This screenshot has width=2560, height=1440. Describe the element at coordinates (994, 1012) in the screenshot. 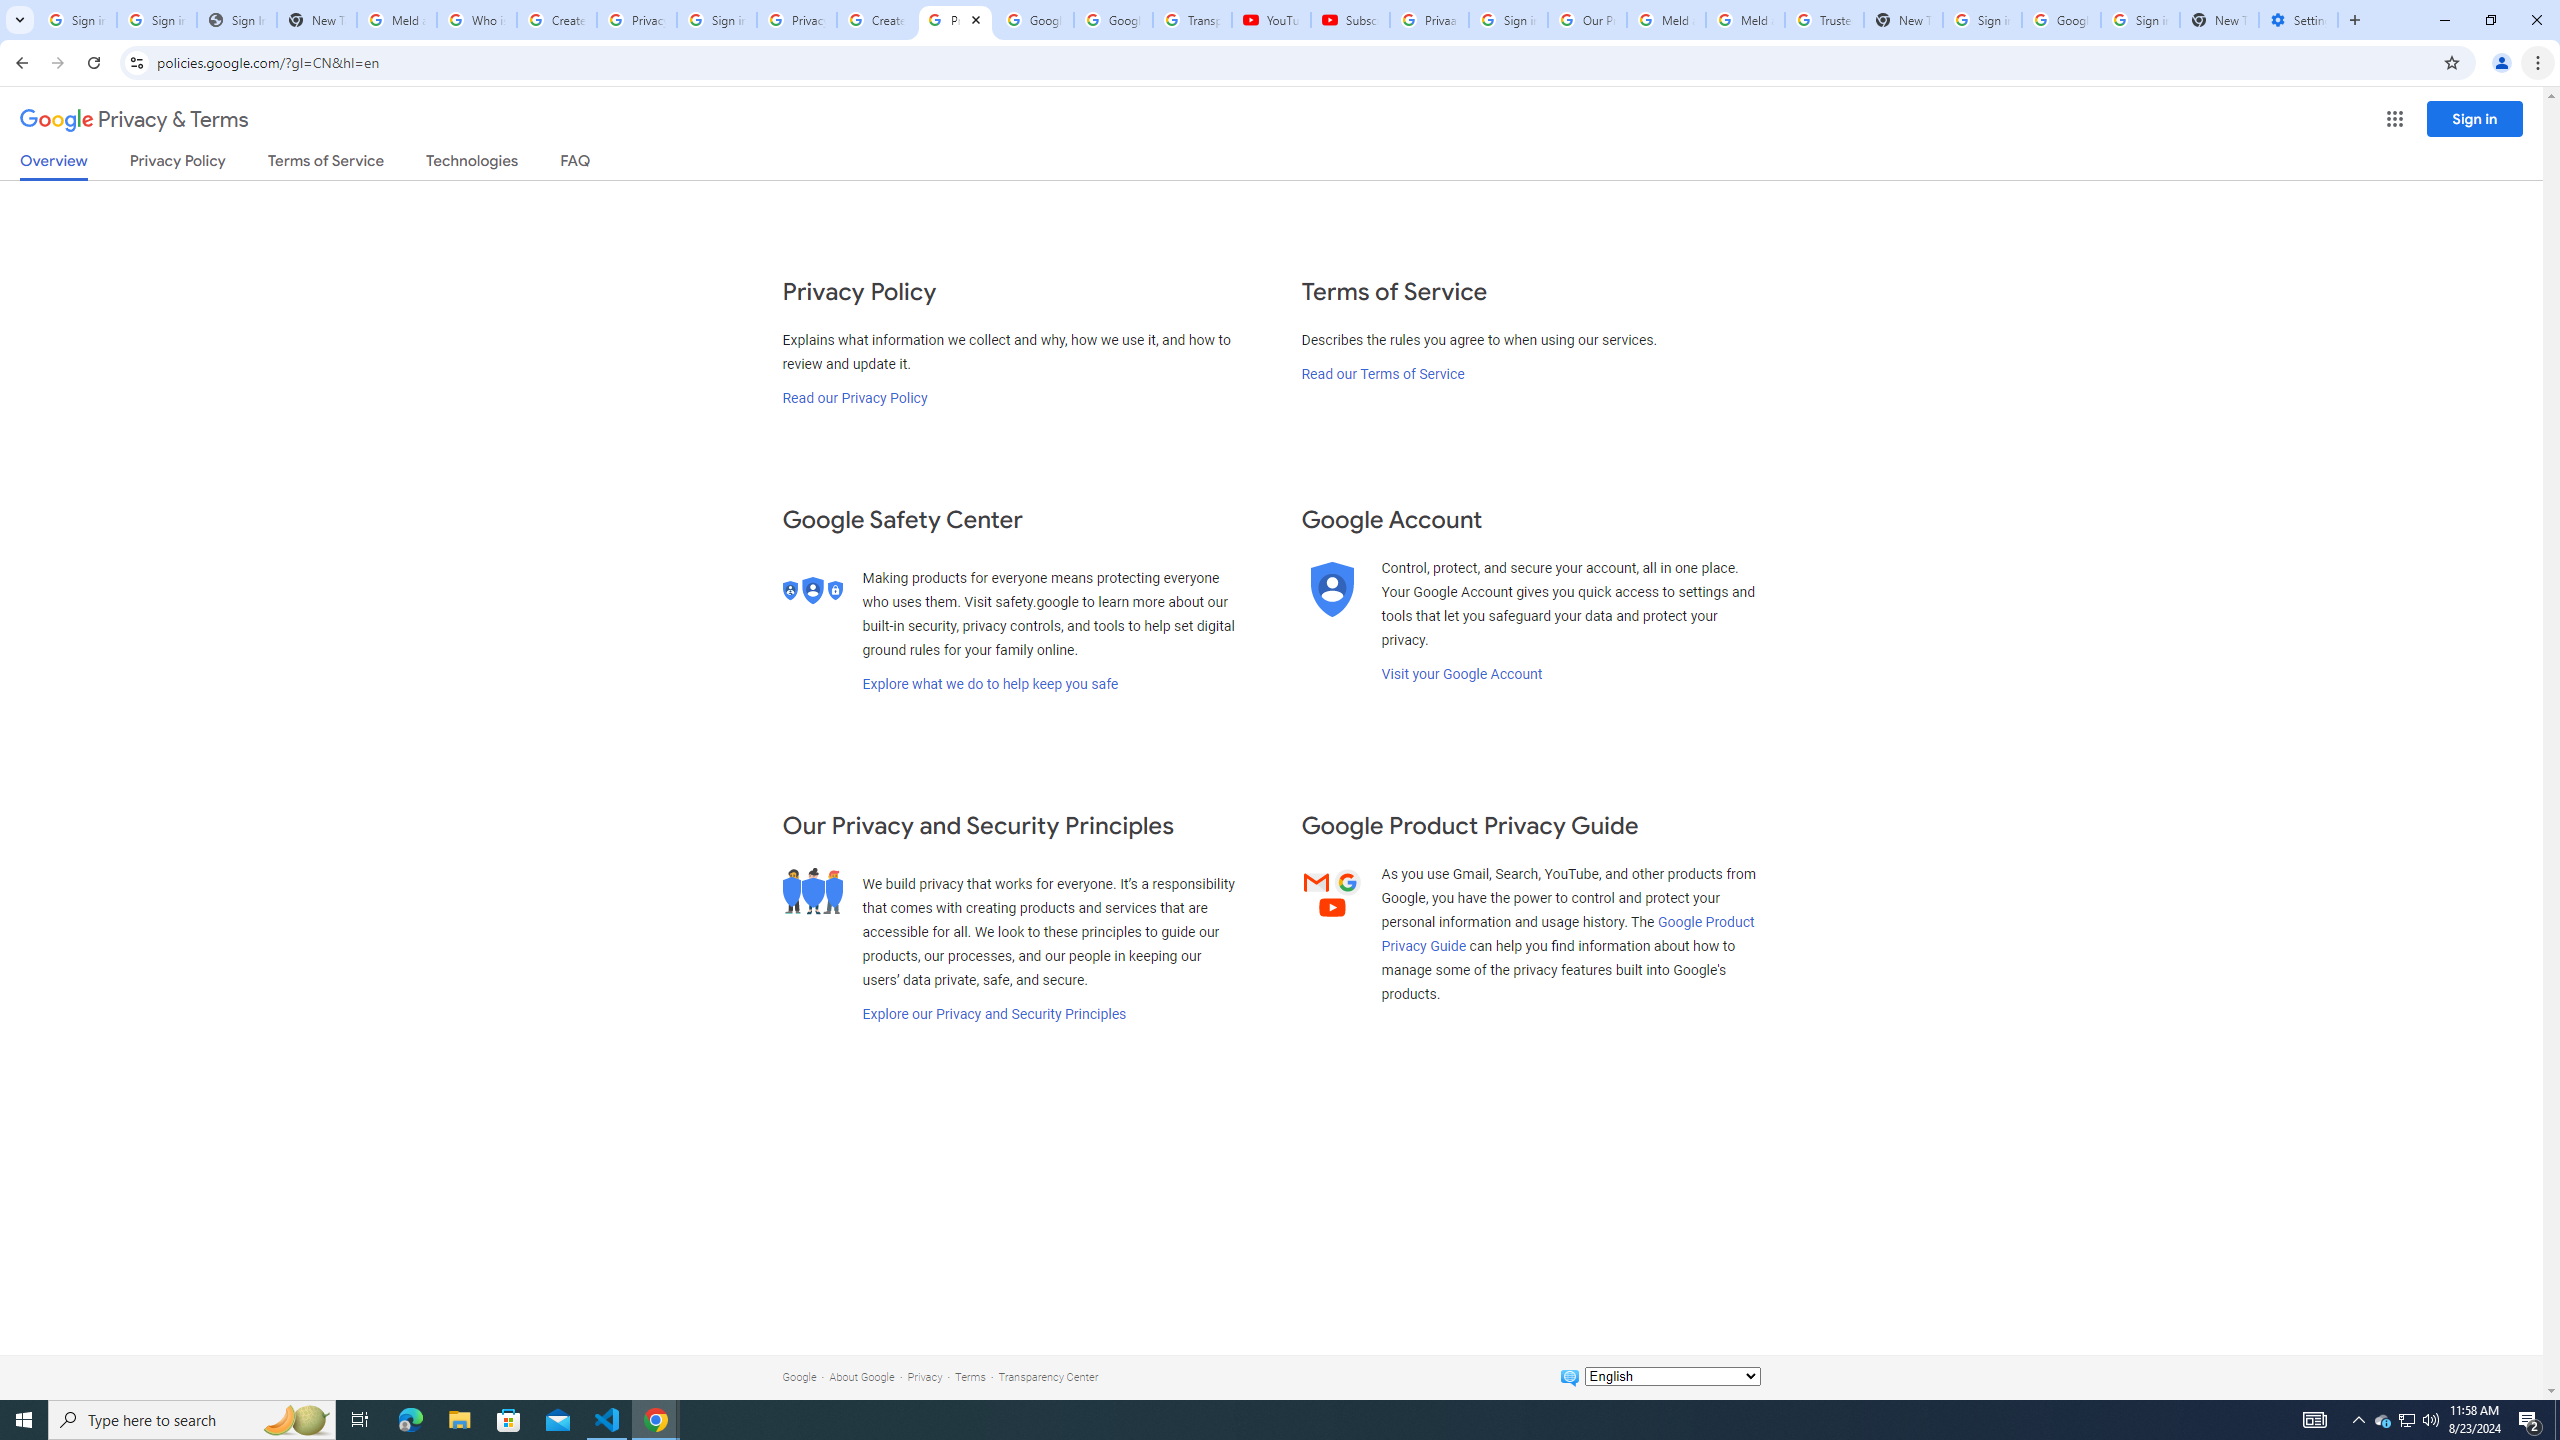

I see `'Explore our Privacy and Security Principles'` at that location.